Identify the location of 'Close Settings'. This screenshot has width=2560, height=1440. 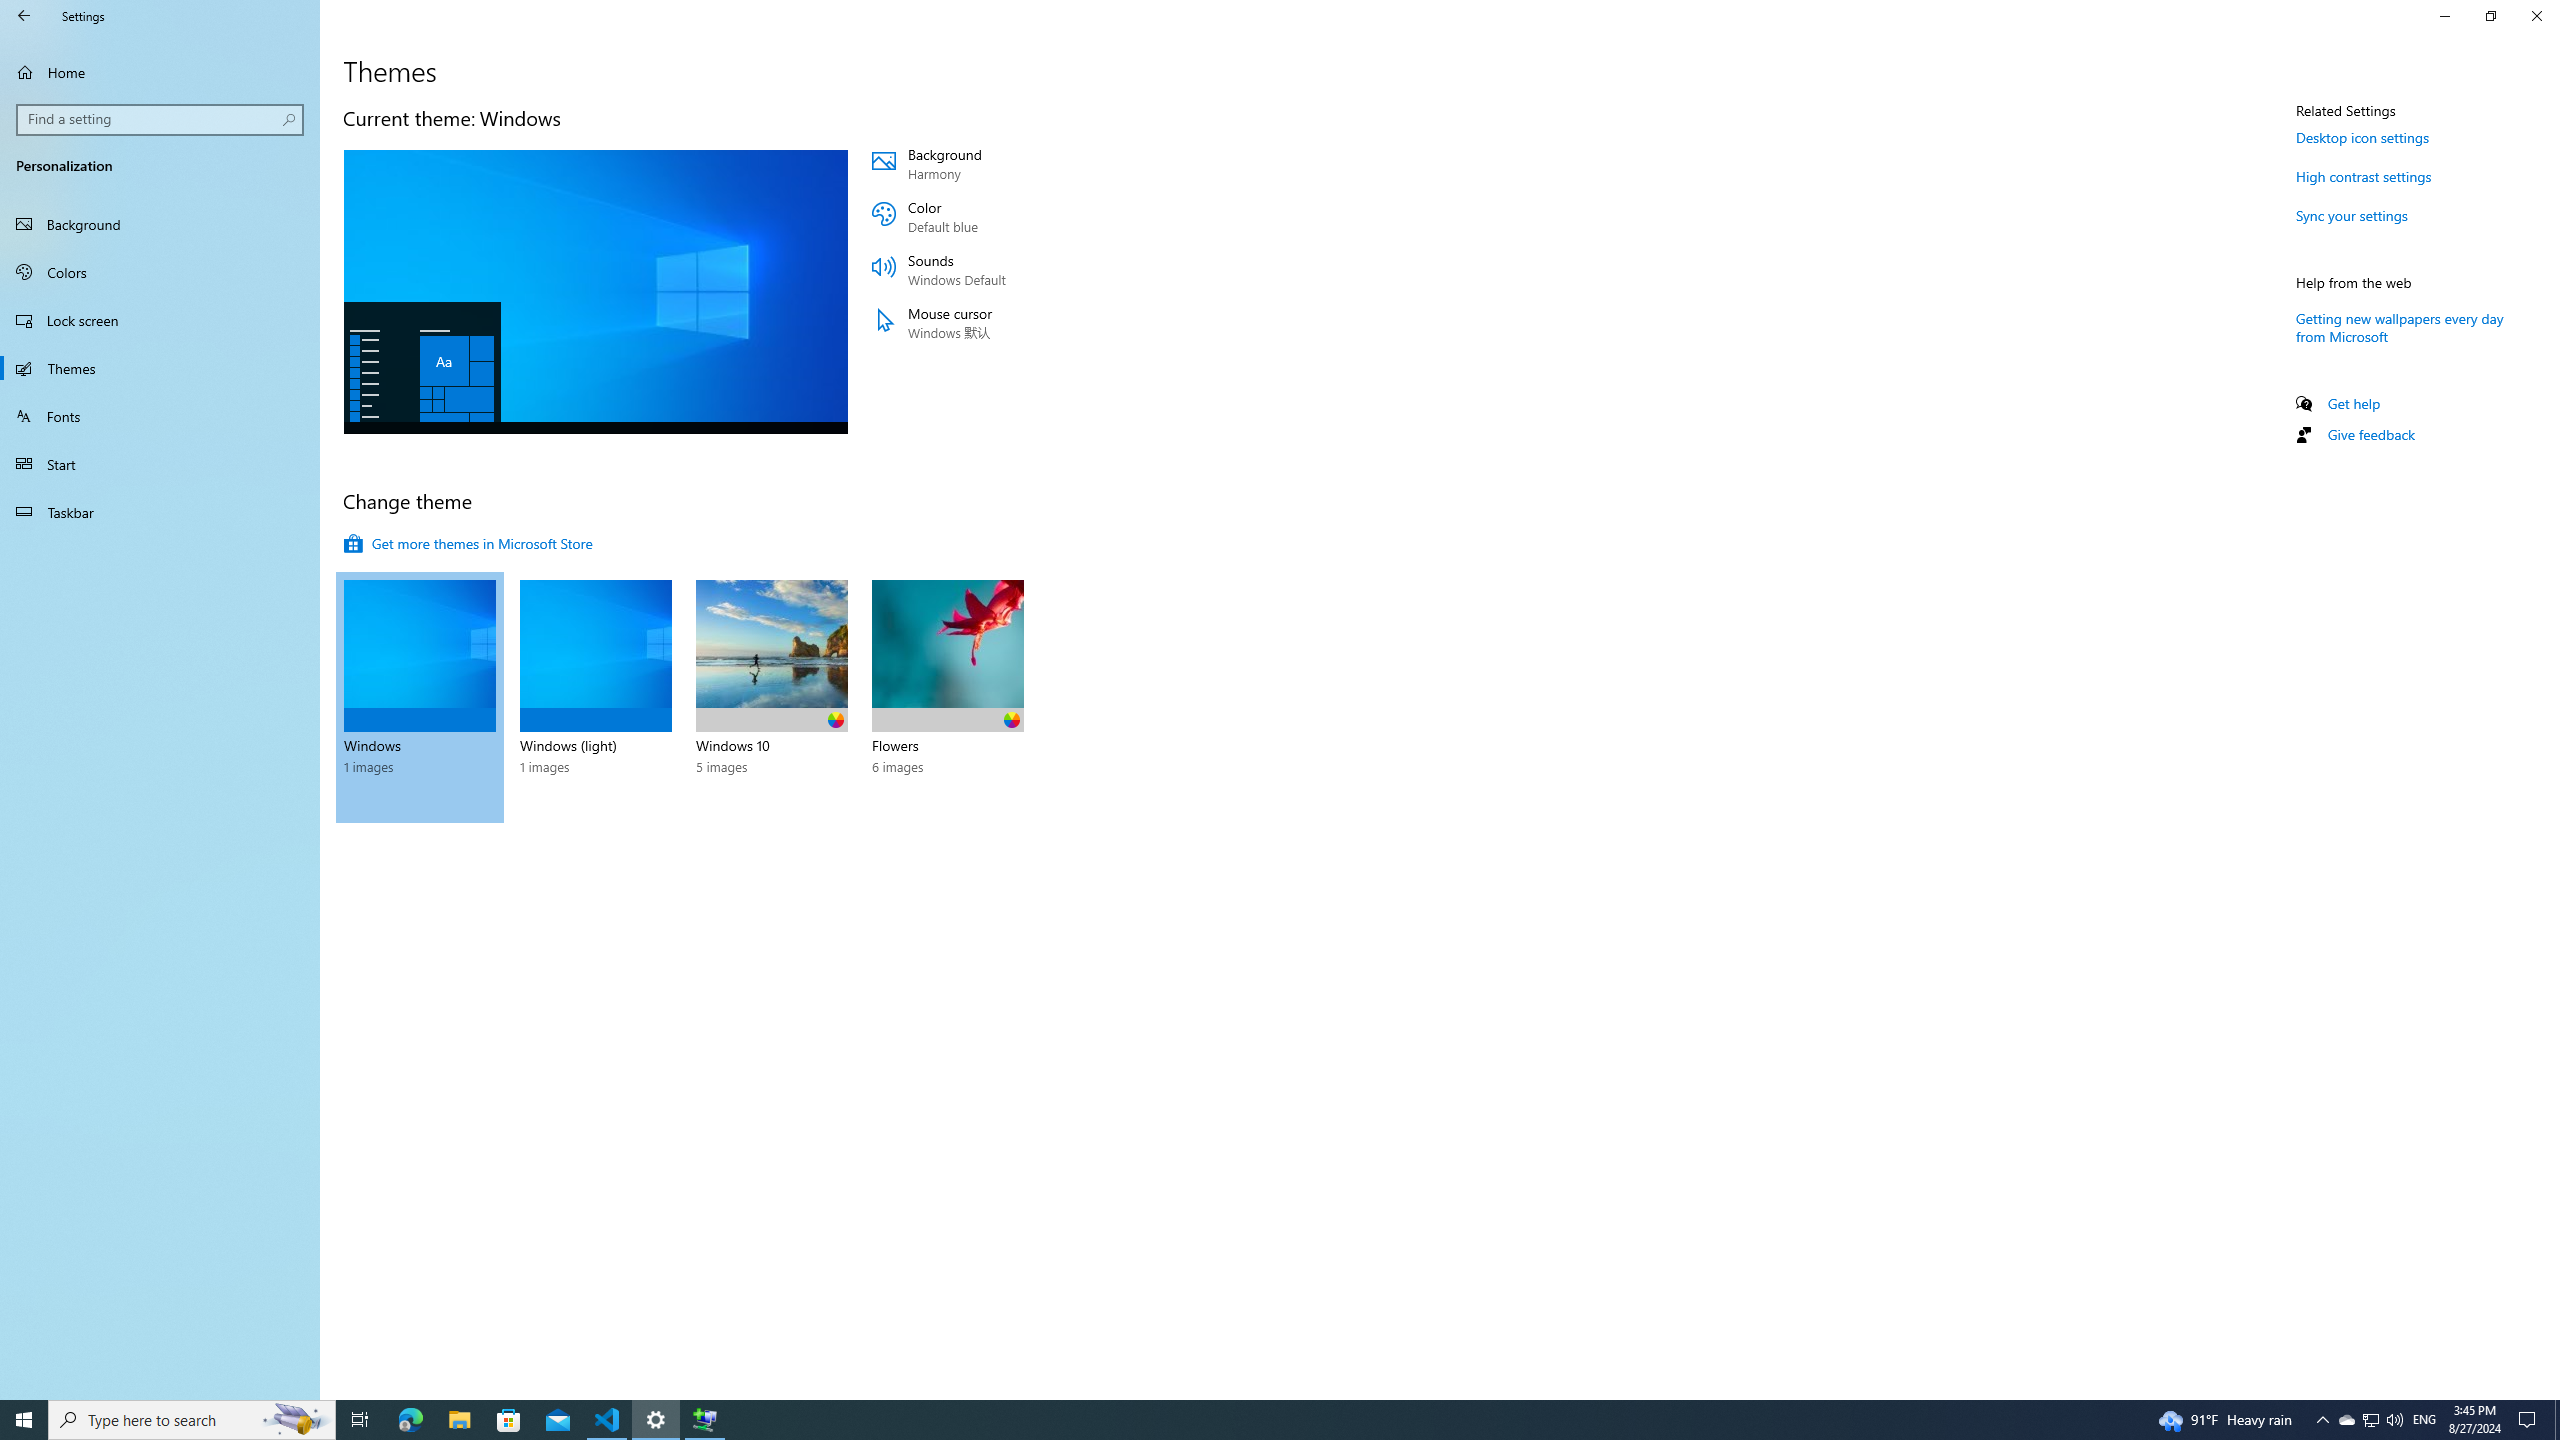
(2535, 15).